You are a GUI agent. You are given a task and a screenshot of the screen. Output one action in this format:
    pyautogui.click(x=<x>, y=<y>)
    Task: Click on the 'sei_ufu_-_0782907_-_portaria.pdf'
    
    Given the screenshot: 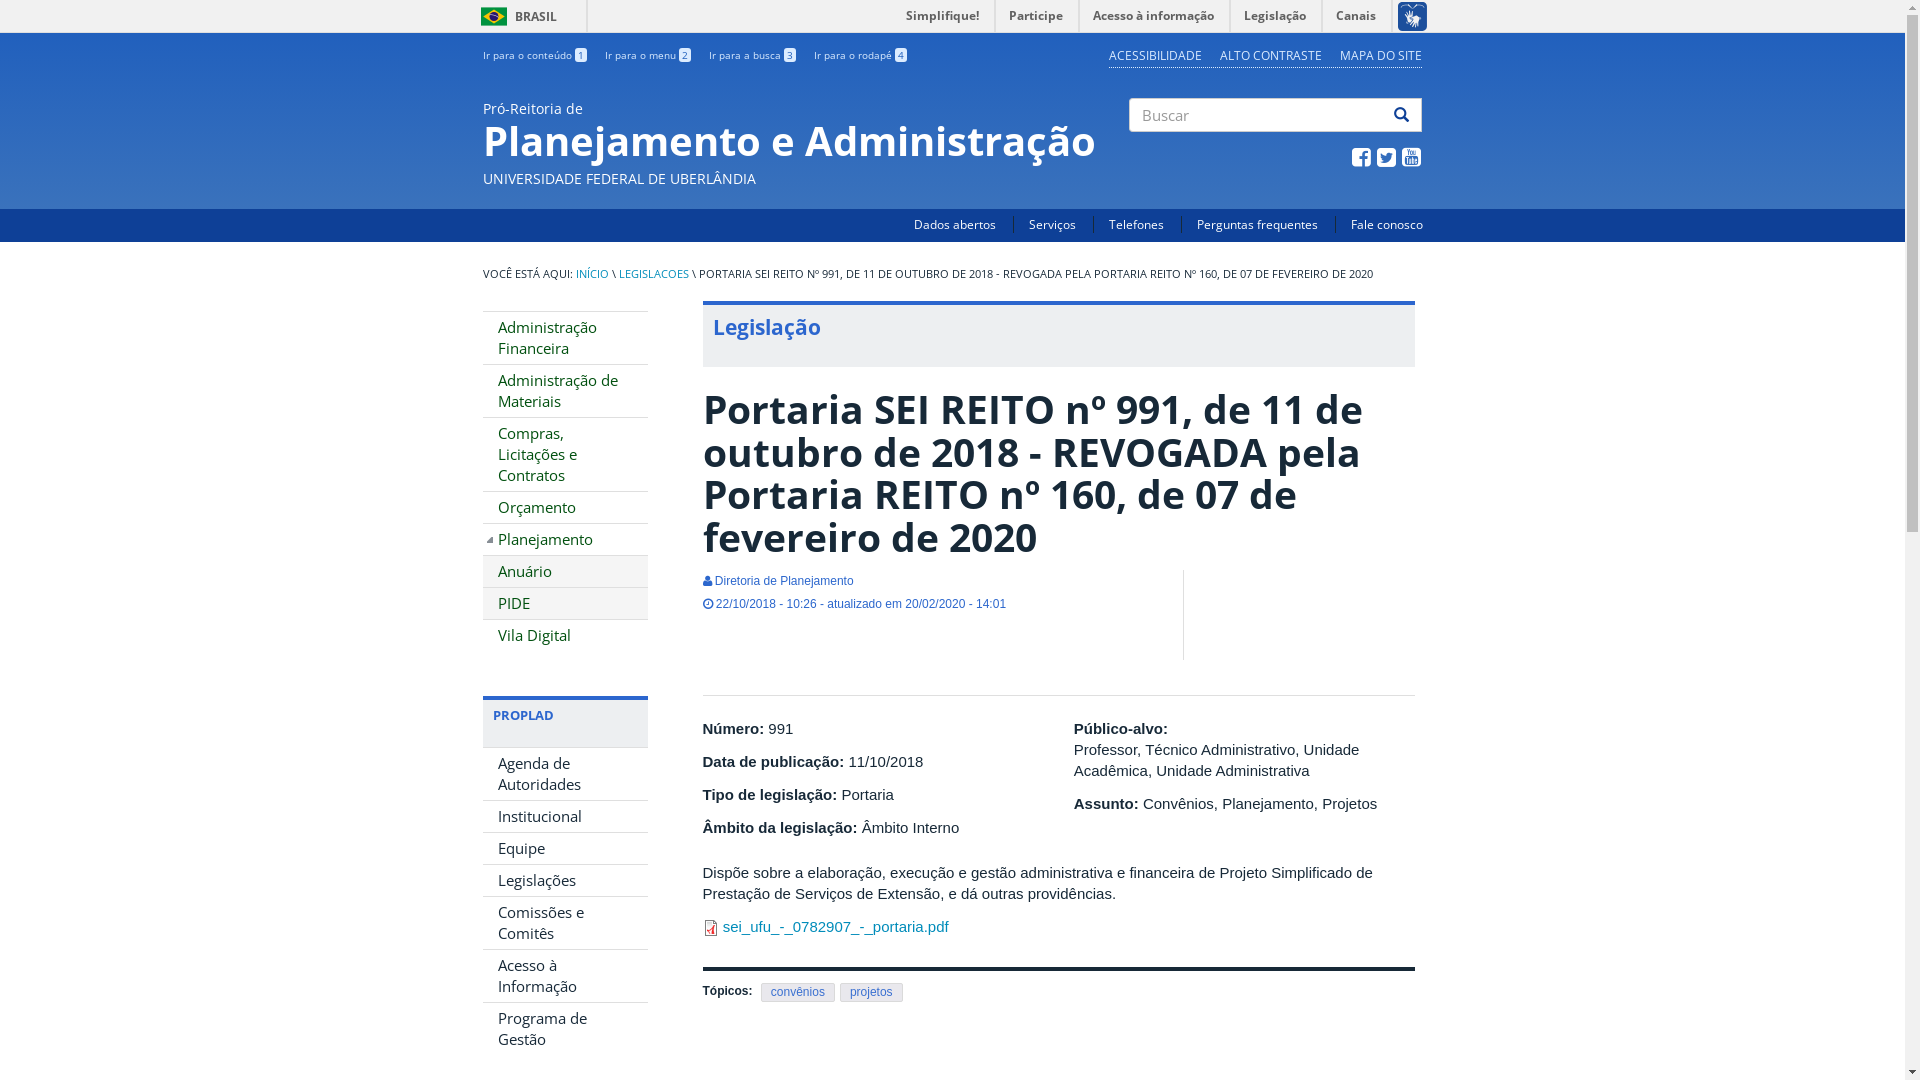 What is the action you would take?
    pyautogui.click(x=722, y=926)
    